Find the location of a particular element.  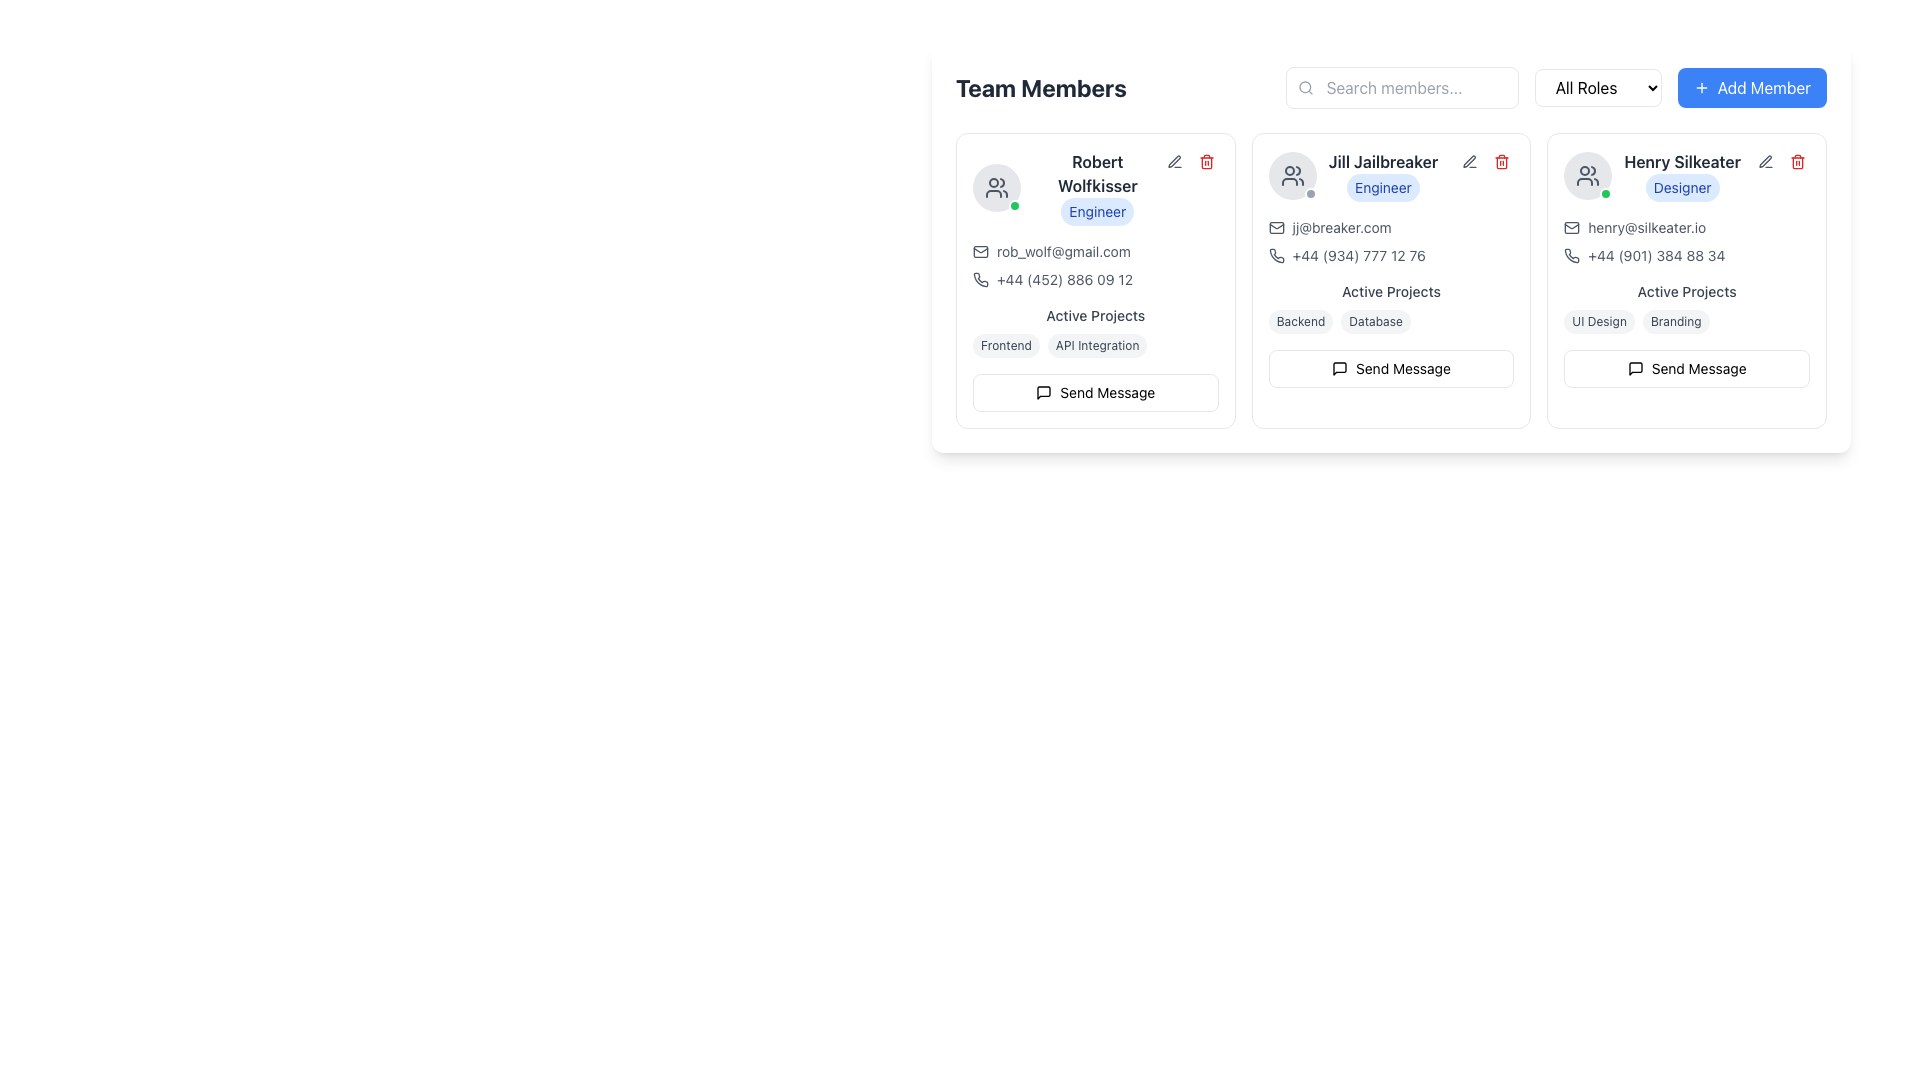

the edit button located at the top-right corner of the team member card for 'Henry Silkeater' is located at coordinates (1765, 161).